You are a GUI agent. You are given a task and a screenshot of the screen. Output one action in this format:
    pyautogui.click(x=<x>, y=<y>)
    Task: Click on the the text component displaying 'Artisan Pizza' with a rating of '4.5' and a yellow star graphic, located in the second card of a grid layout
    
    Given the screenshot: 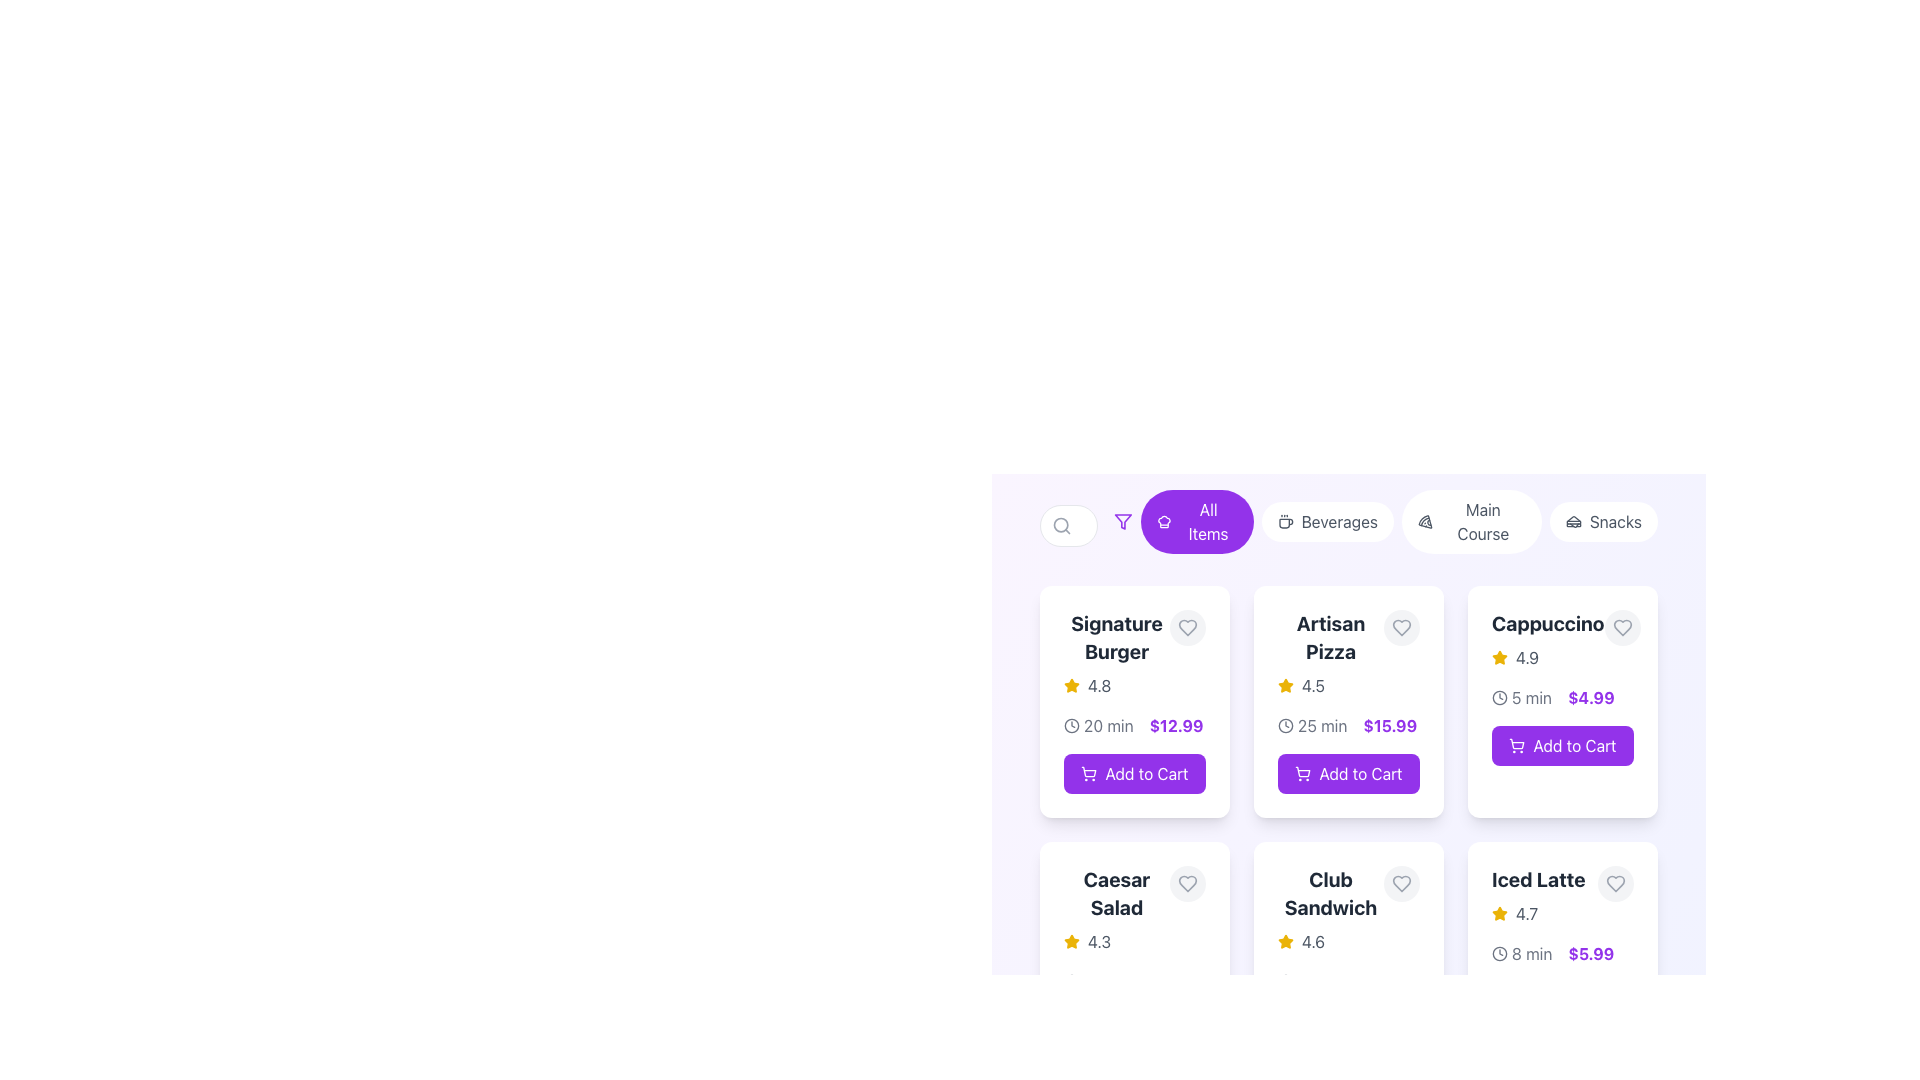 What is the action you would take?
    pyautogui.click(x=1330, y=654)
    